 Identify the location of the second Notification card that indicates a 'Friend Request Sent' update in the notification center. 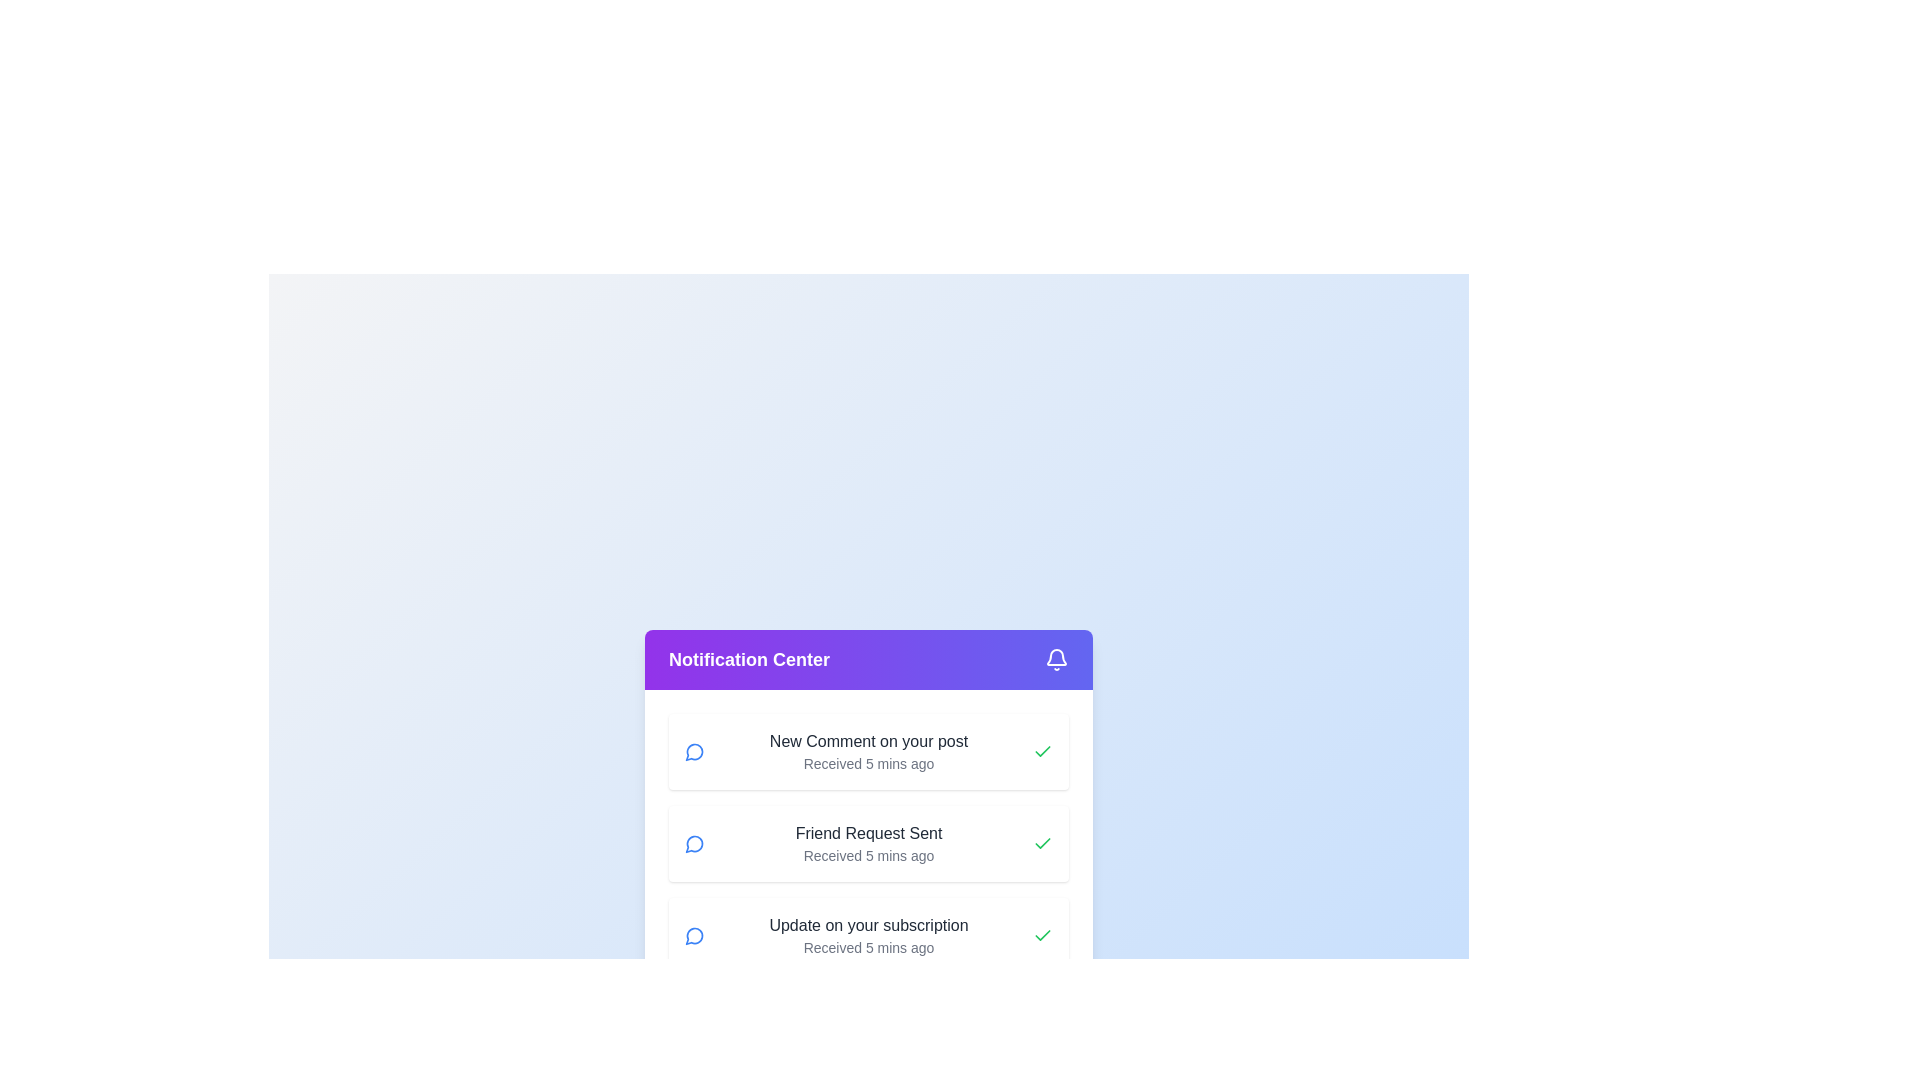
(868, 813).